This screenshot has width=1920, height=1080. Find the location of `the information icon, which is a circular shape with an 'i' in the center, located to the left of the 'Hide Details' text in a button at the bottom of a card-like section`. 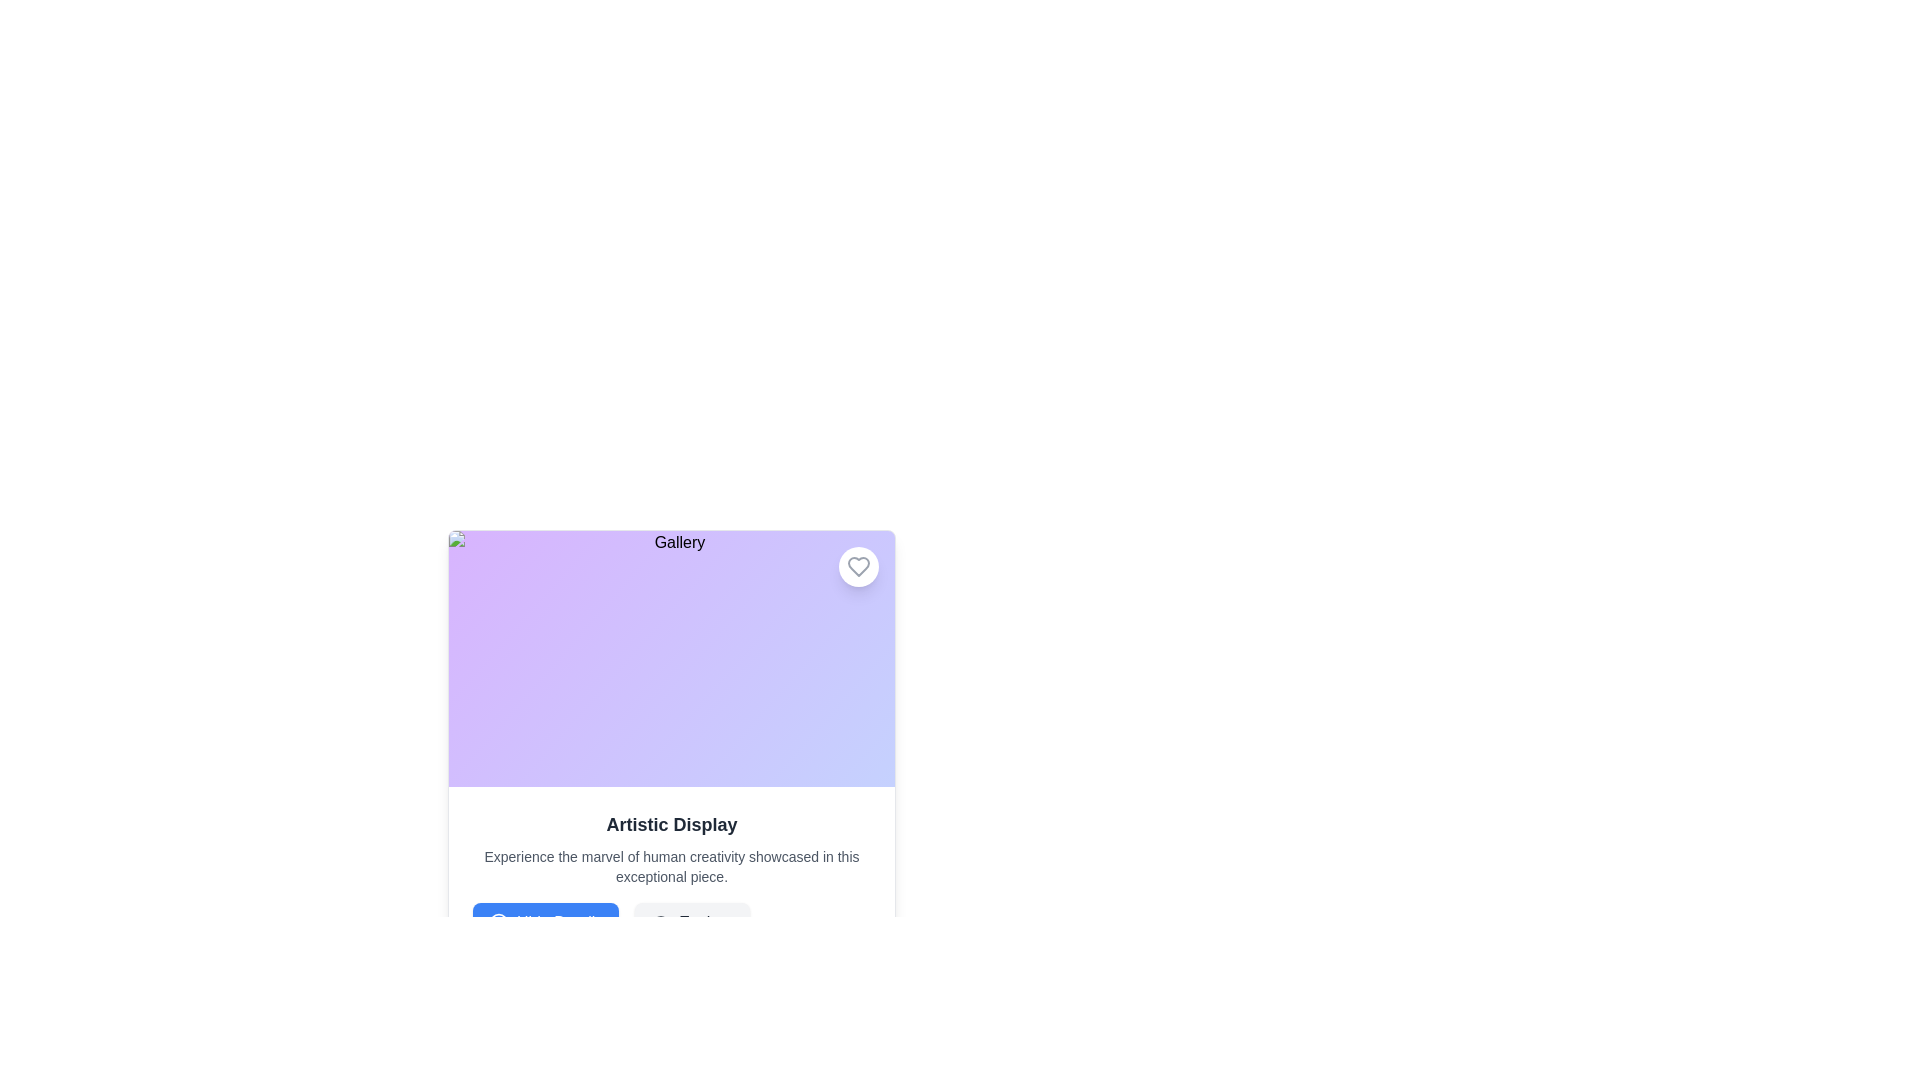

the information icon, which is a circular shape with an 'i' in the center, located to the left of the 'Hide Details' text in a button at the bottom of a card-like section is located at coordinates (499, 922).